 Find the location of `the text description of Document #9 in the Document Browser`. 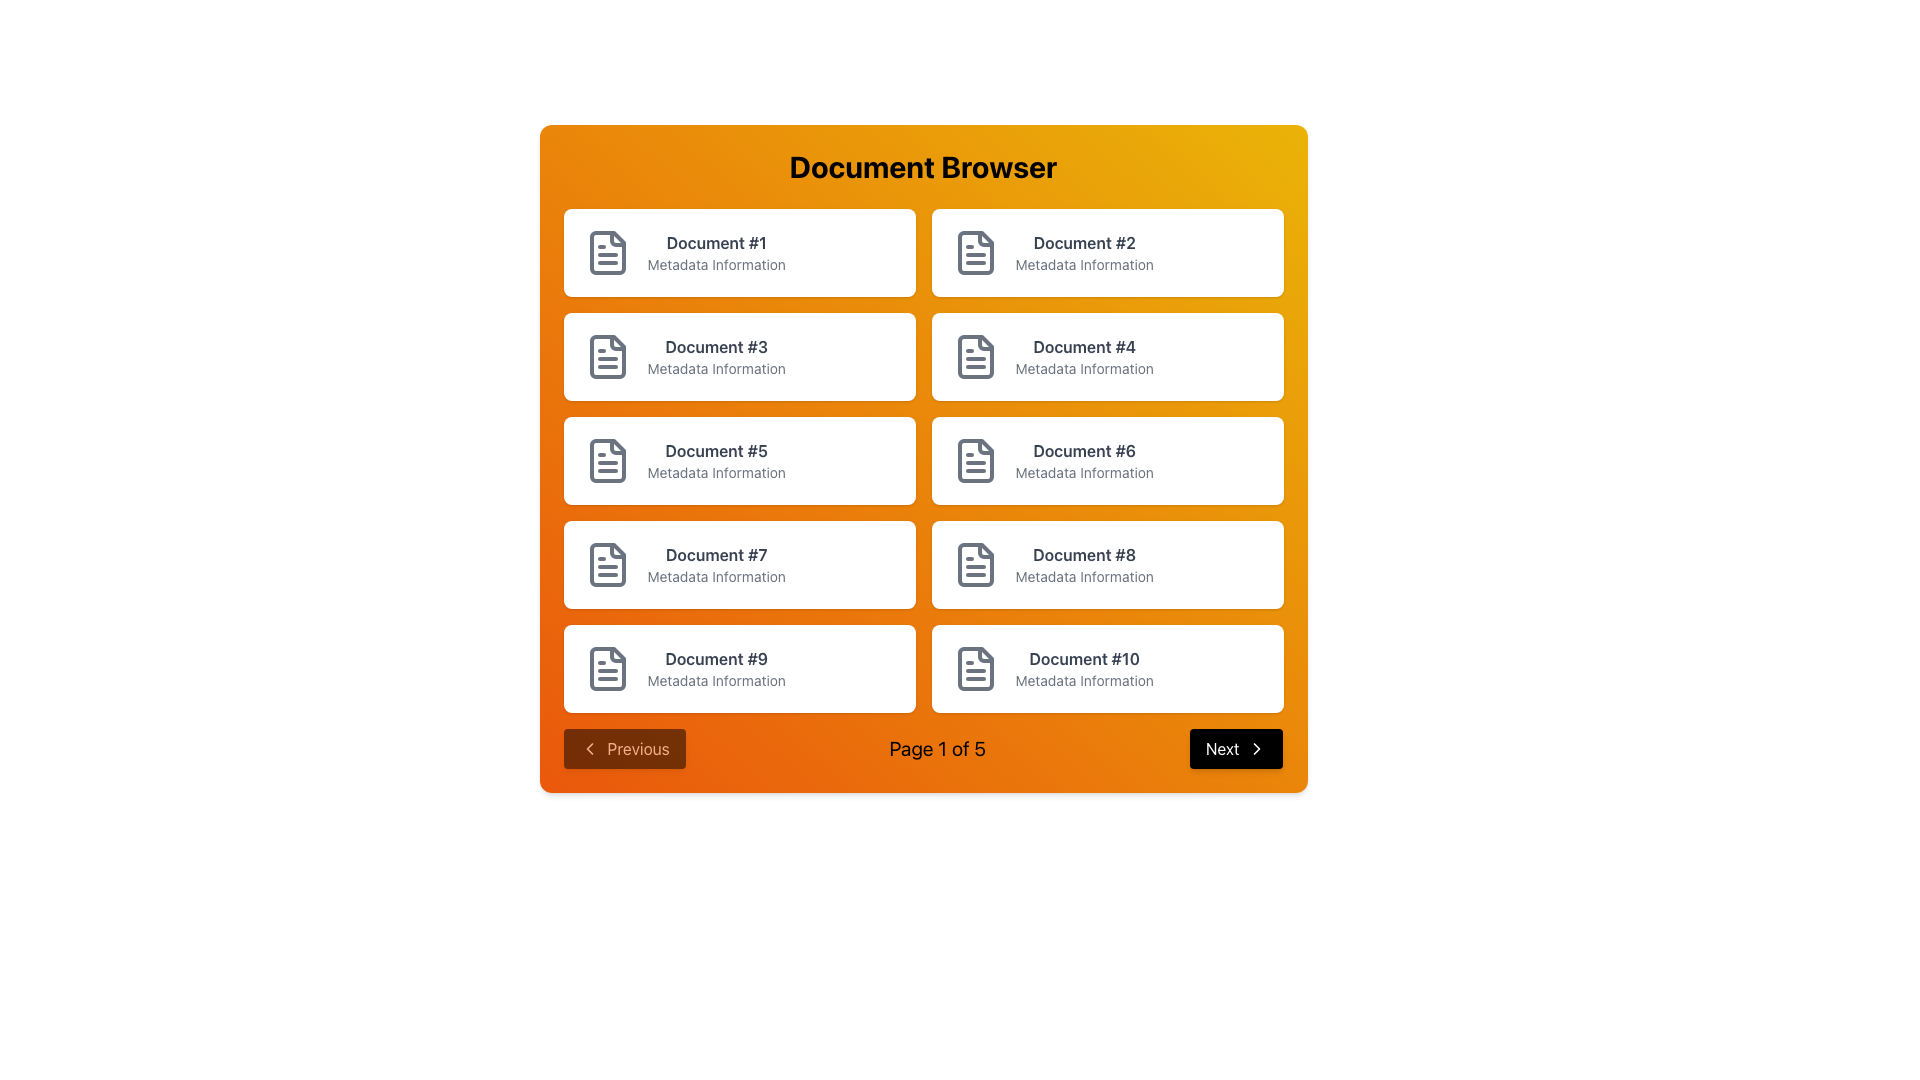

the text description of Document #9 in the Document Browser is located at coordinates (716, 668).